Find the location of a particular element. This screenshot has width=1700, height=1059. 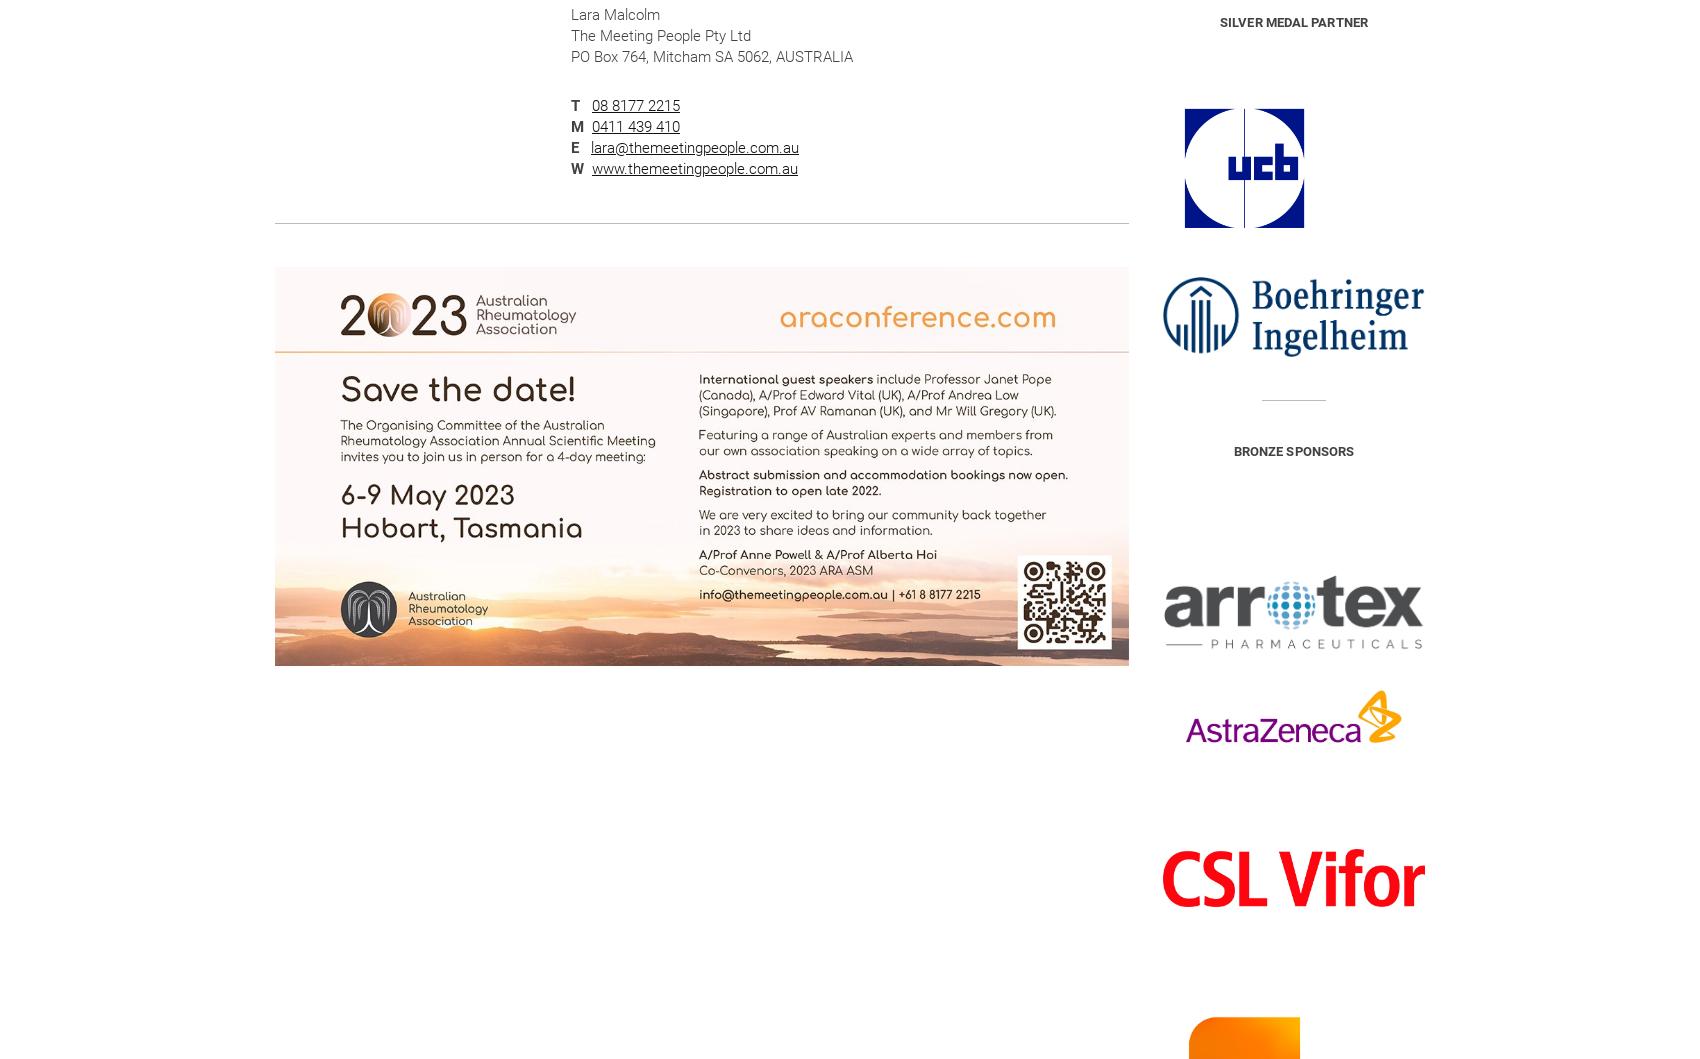

'M' is located at coordinates (575, 125).